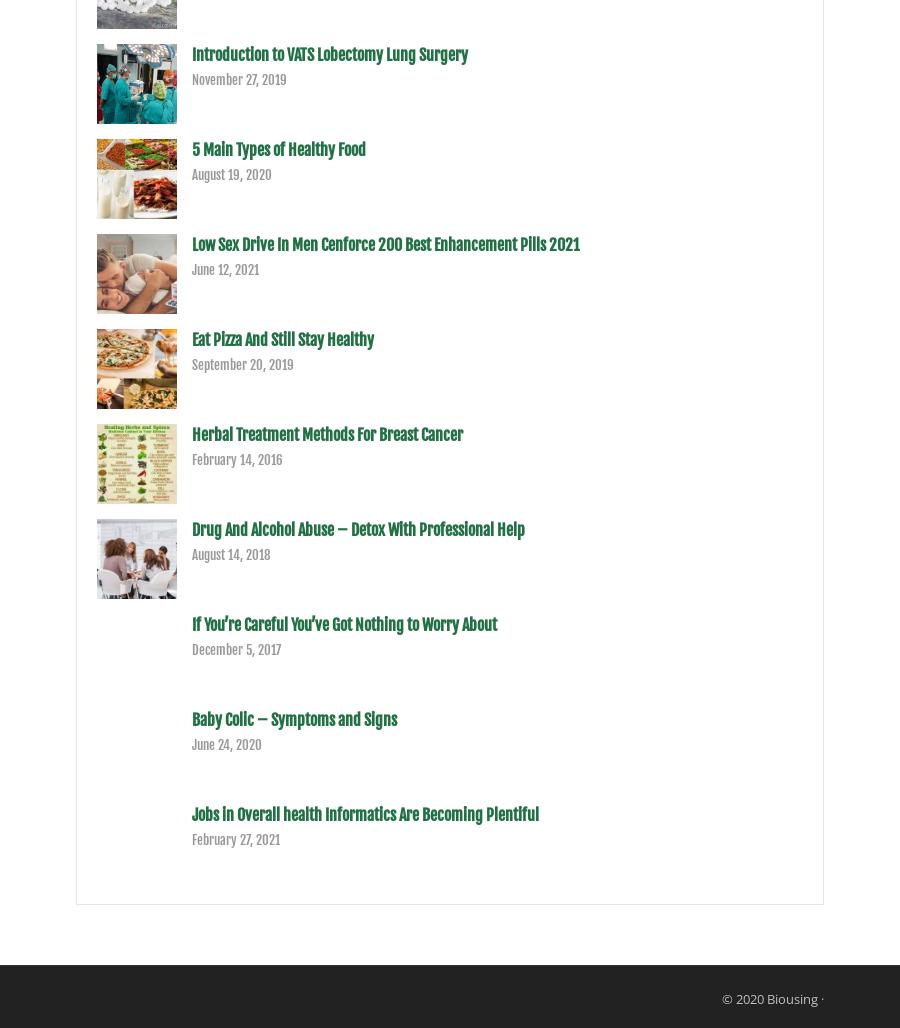 This screenshot has width=900, height=1028. I want to click on 'Baby Colic – Symptoms and Signs', so click(293, 717).